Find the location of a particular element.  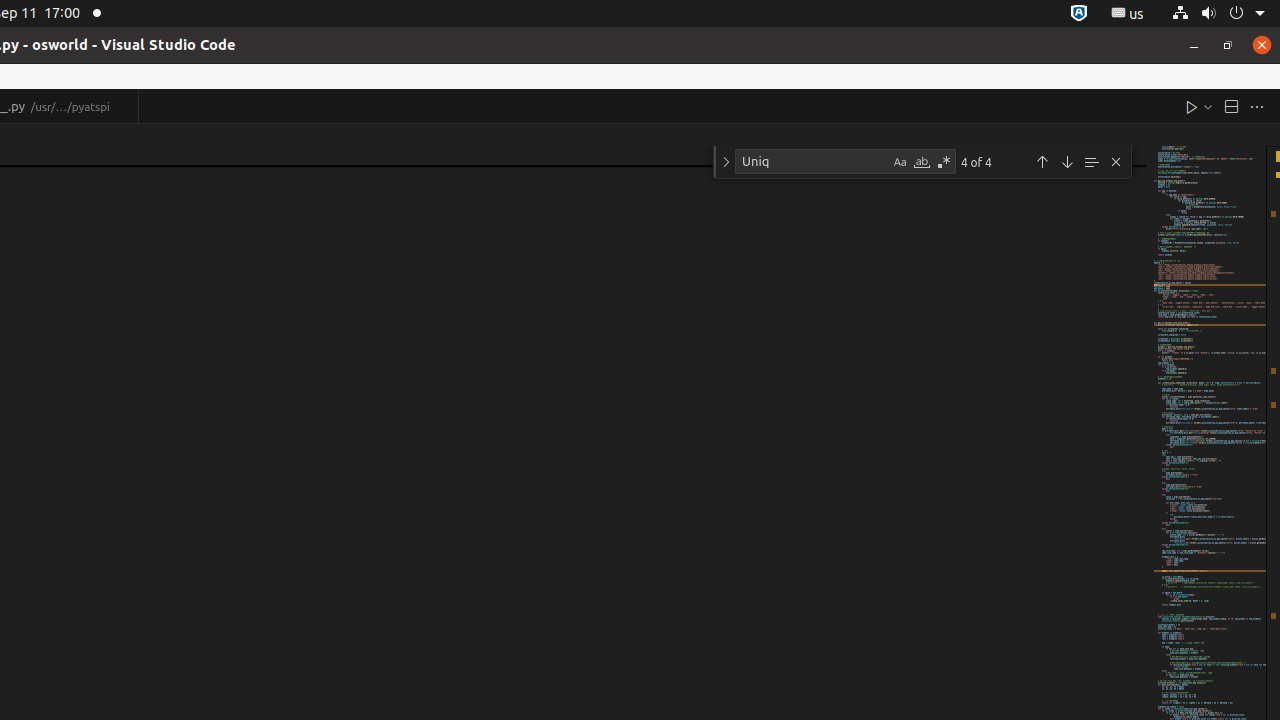

'Previous Match (Shift+Enter)' is located at coordinates (1041, 160).